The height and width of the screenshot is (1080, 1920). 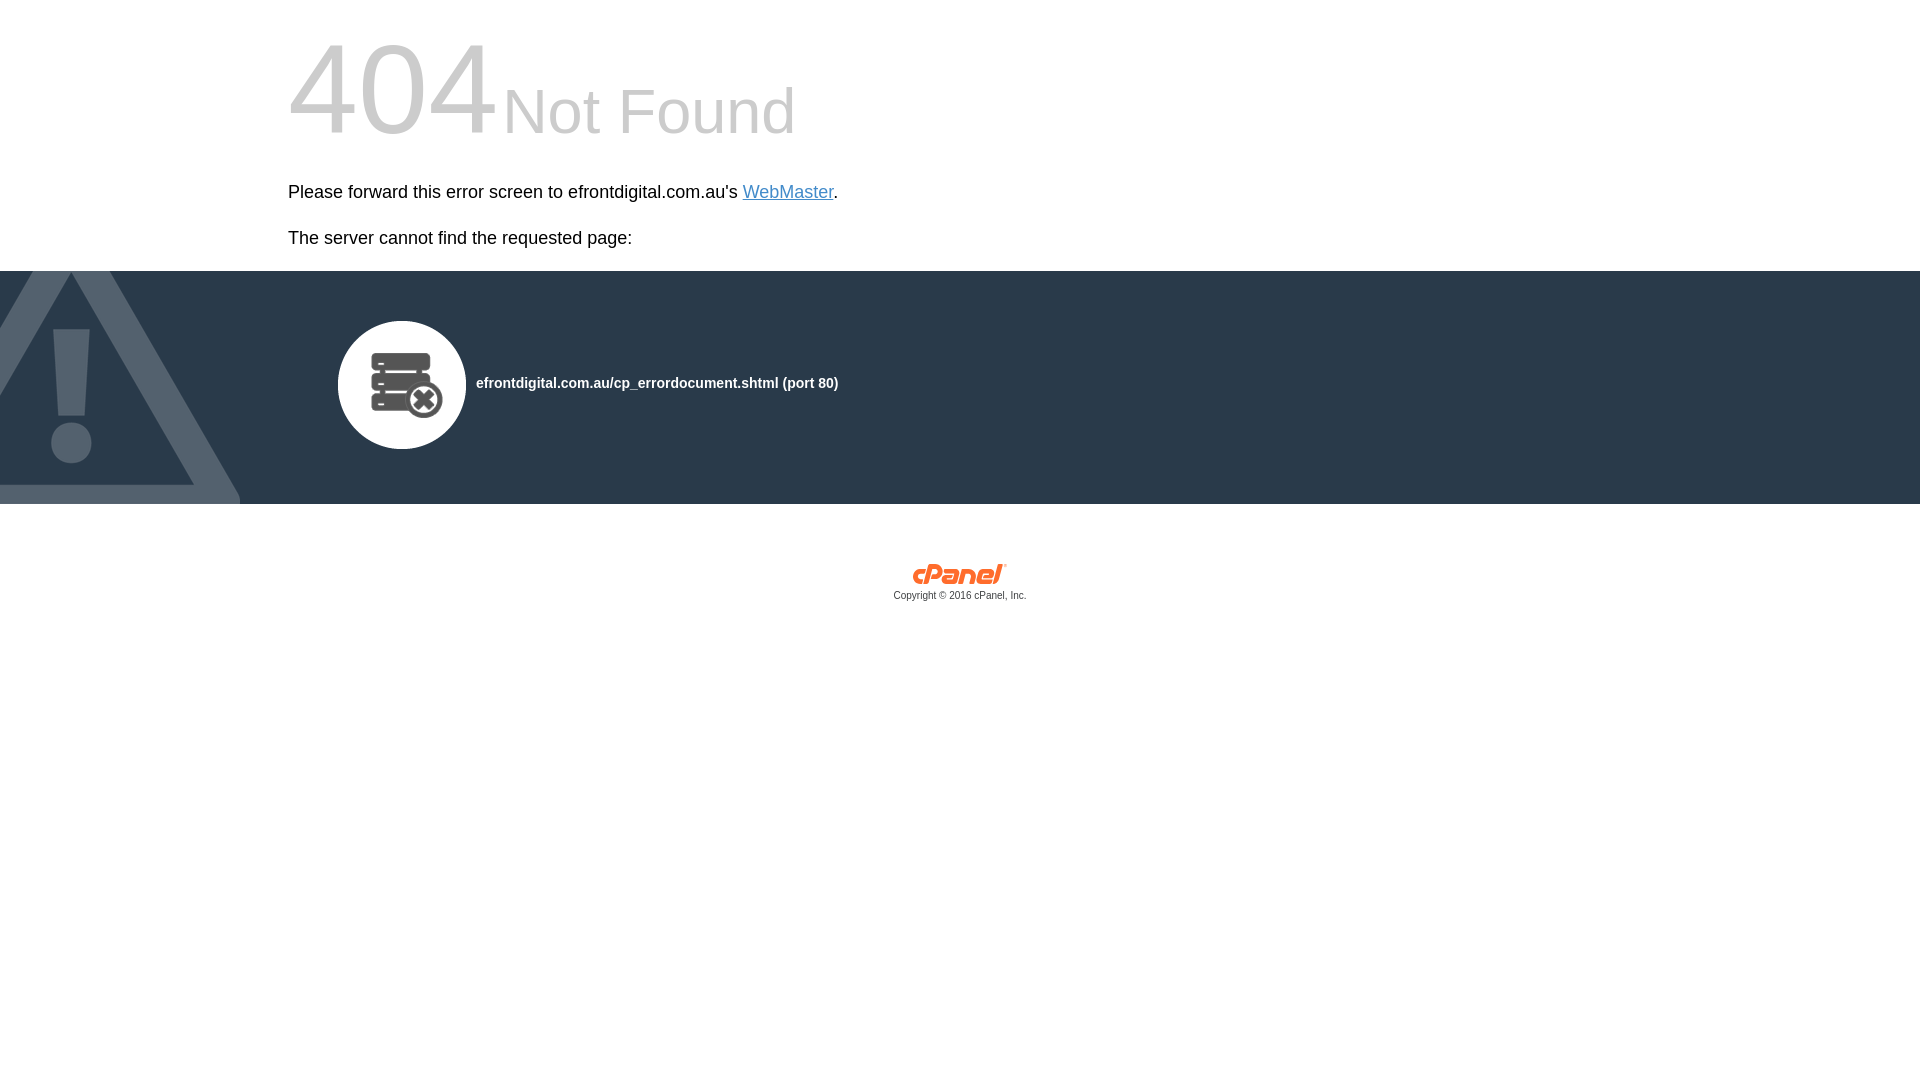 I want to click on 'WebMaster', so click(x=787, y=192).